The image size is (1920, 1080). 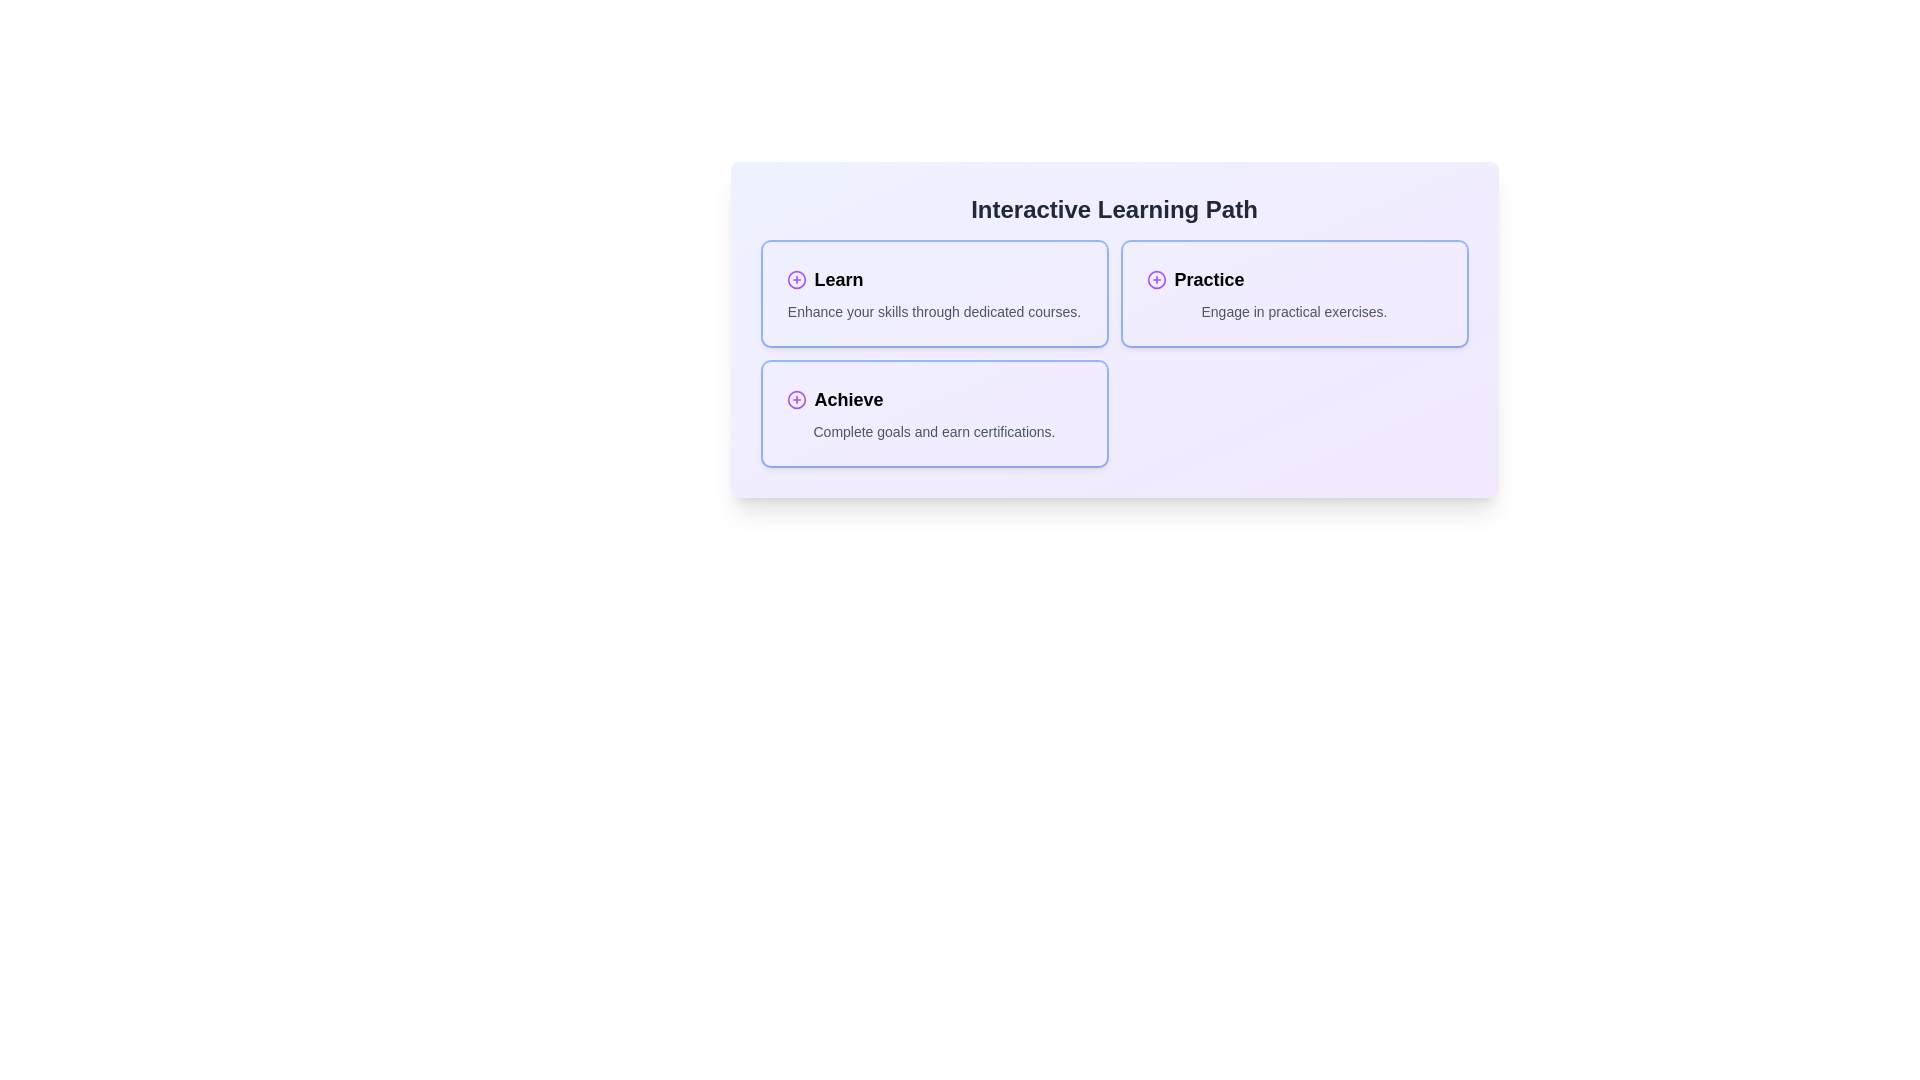 I want to click on the icon representing the functional button for the 'Achieve' section, so click(x=795, y=400).